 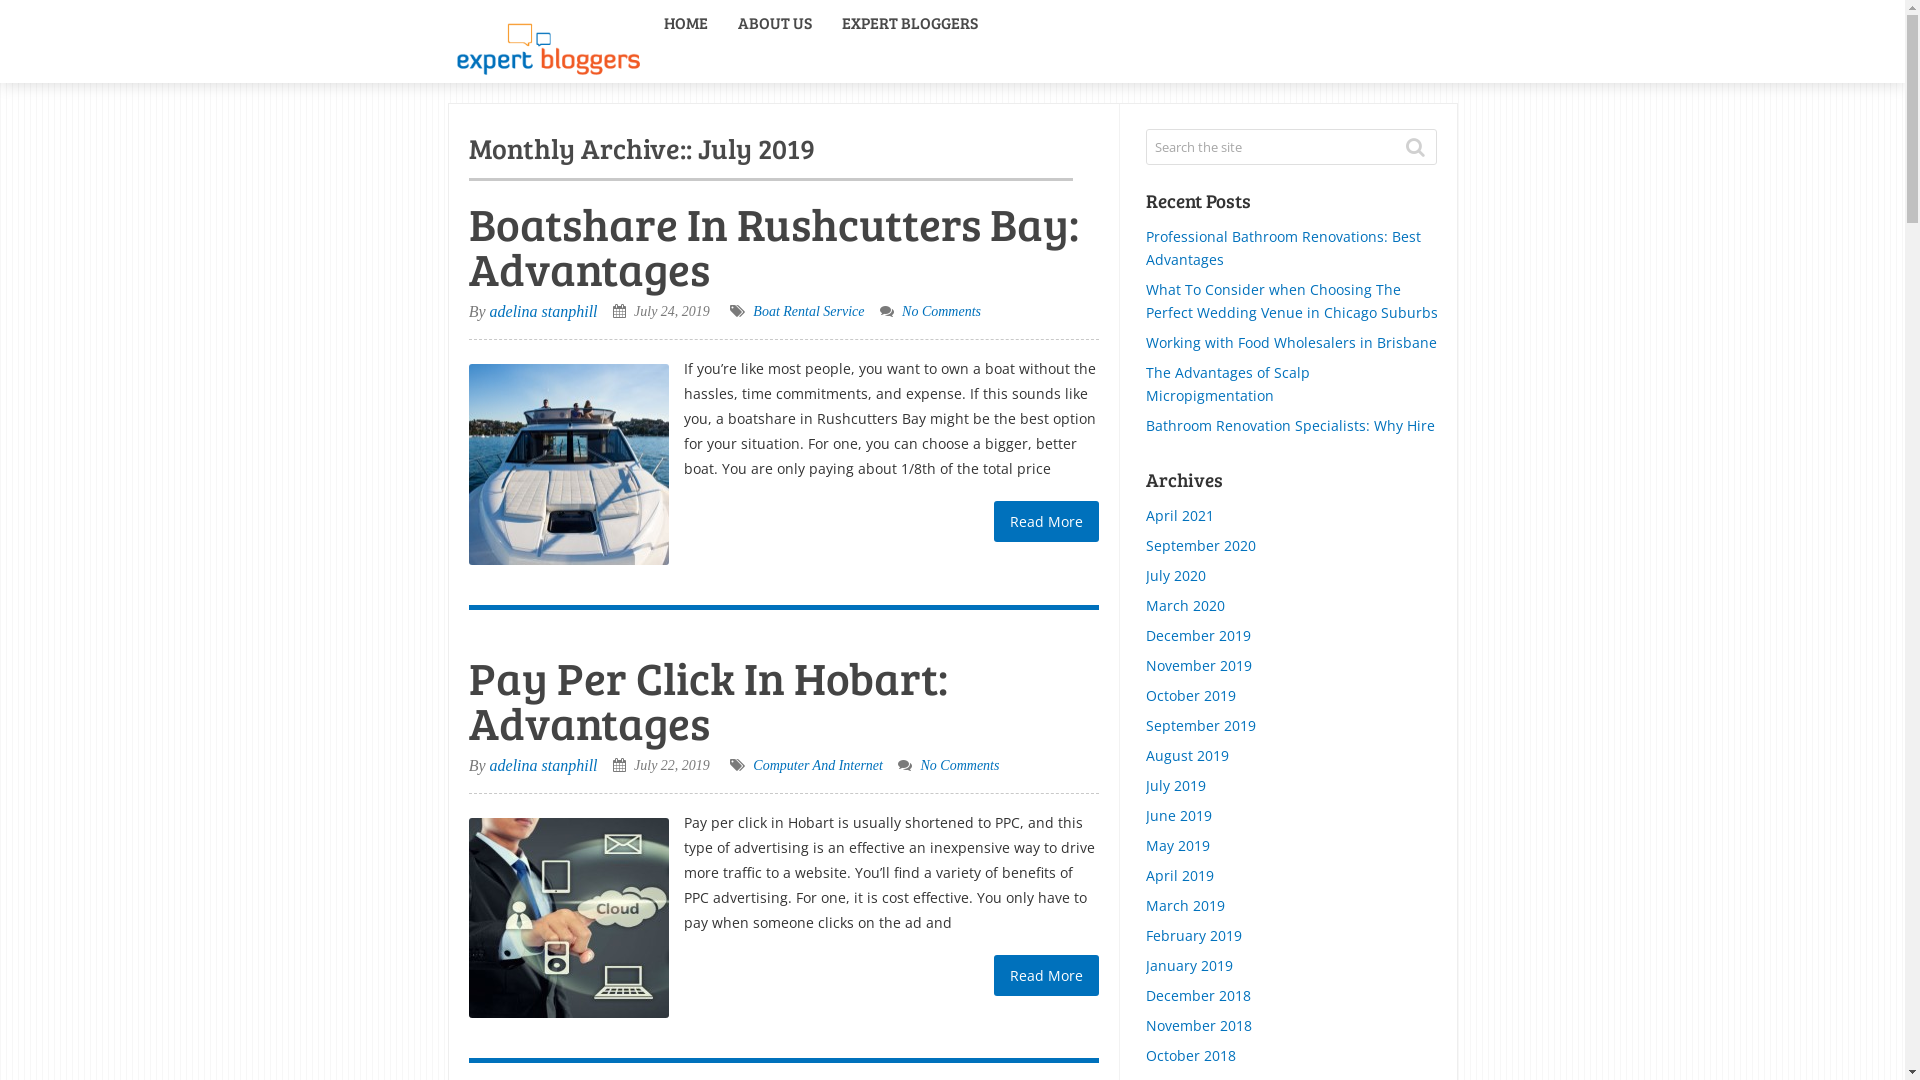 I want to click on 'August 2019', so click(x=1146, y=755).